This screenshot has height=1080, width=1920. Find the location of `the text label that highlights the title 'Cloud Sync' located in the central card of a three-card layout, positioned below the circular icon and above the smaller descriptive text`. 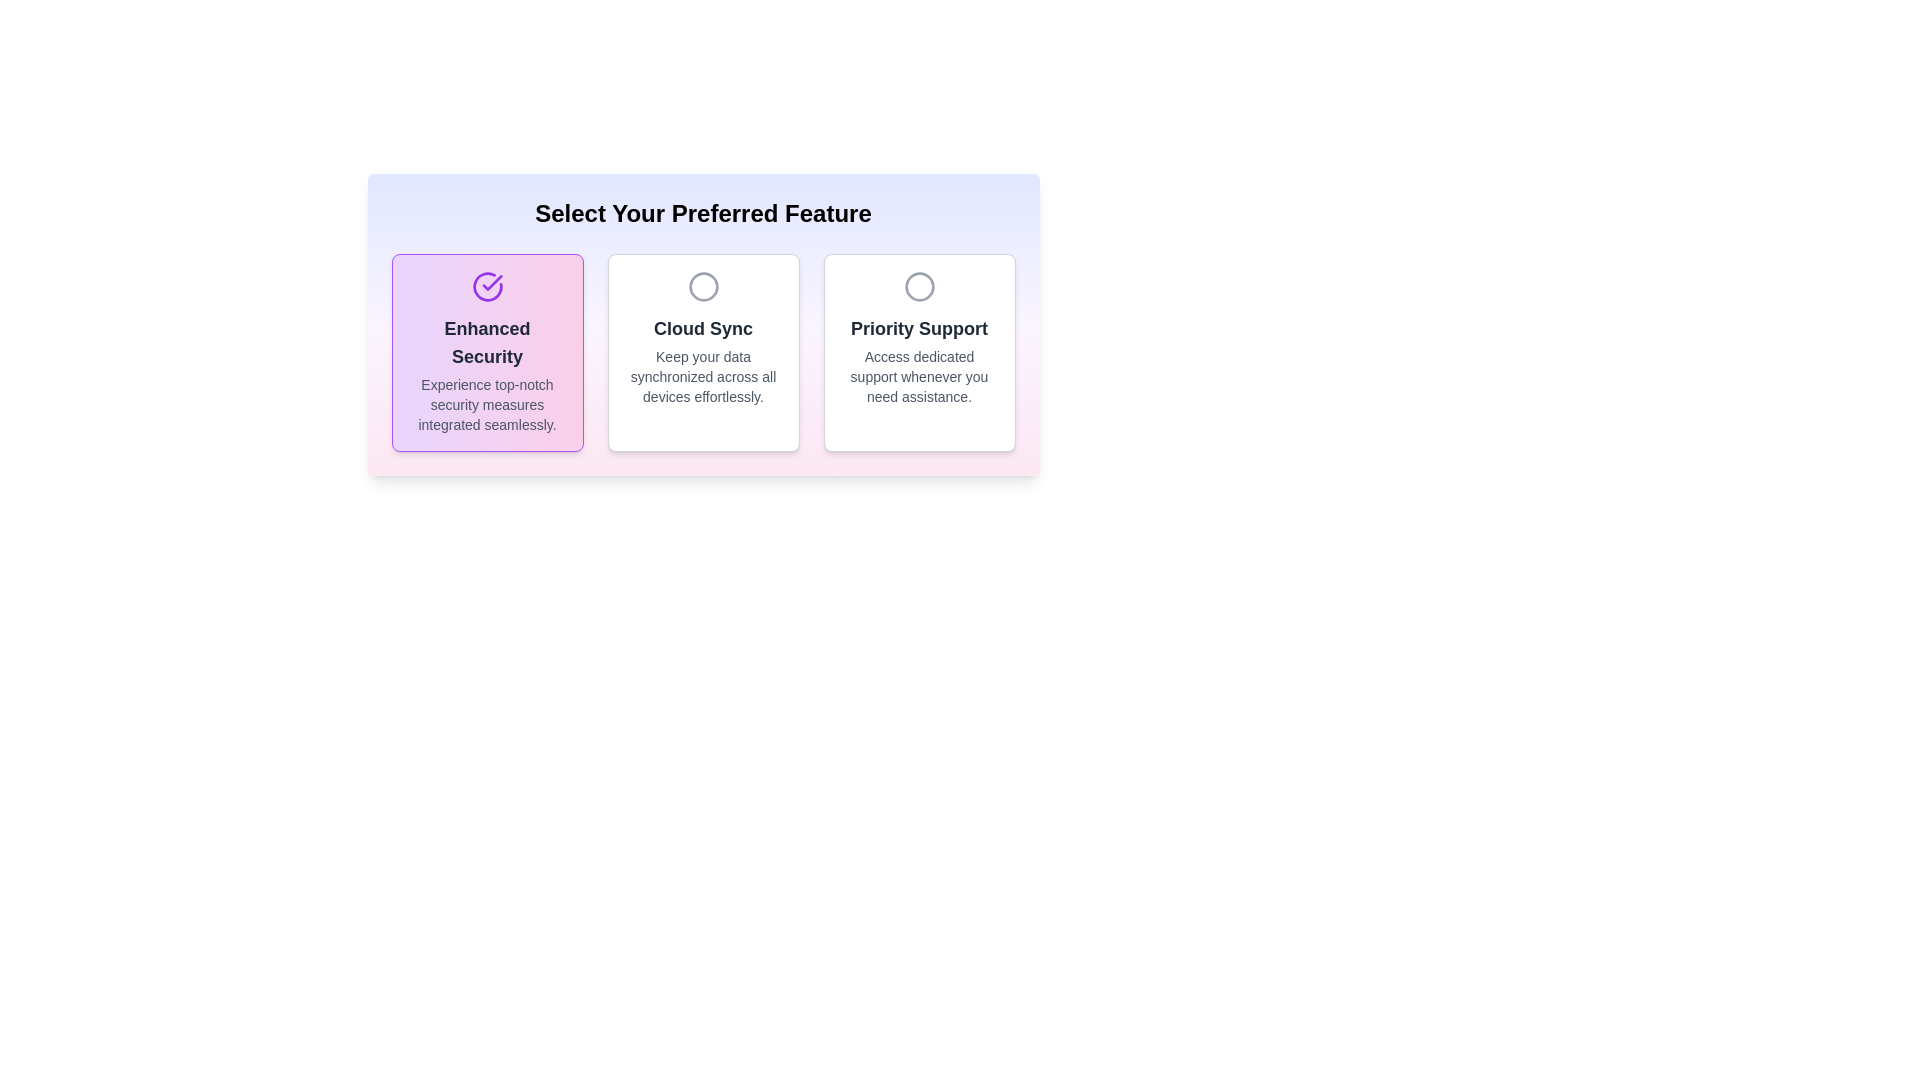

the text label that highlights the title 'Cloud Sync' located in the central card of a three-card layout, positioned below the circular icon and above the smaller descriptive text is located at coordinates (703, 327).